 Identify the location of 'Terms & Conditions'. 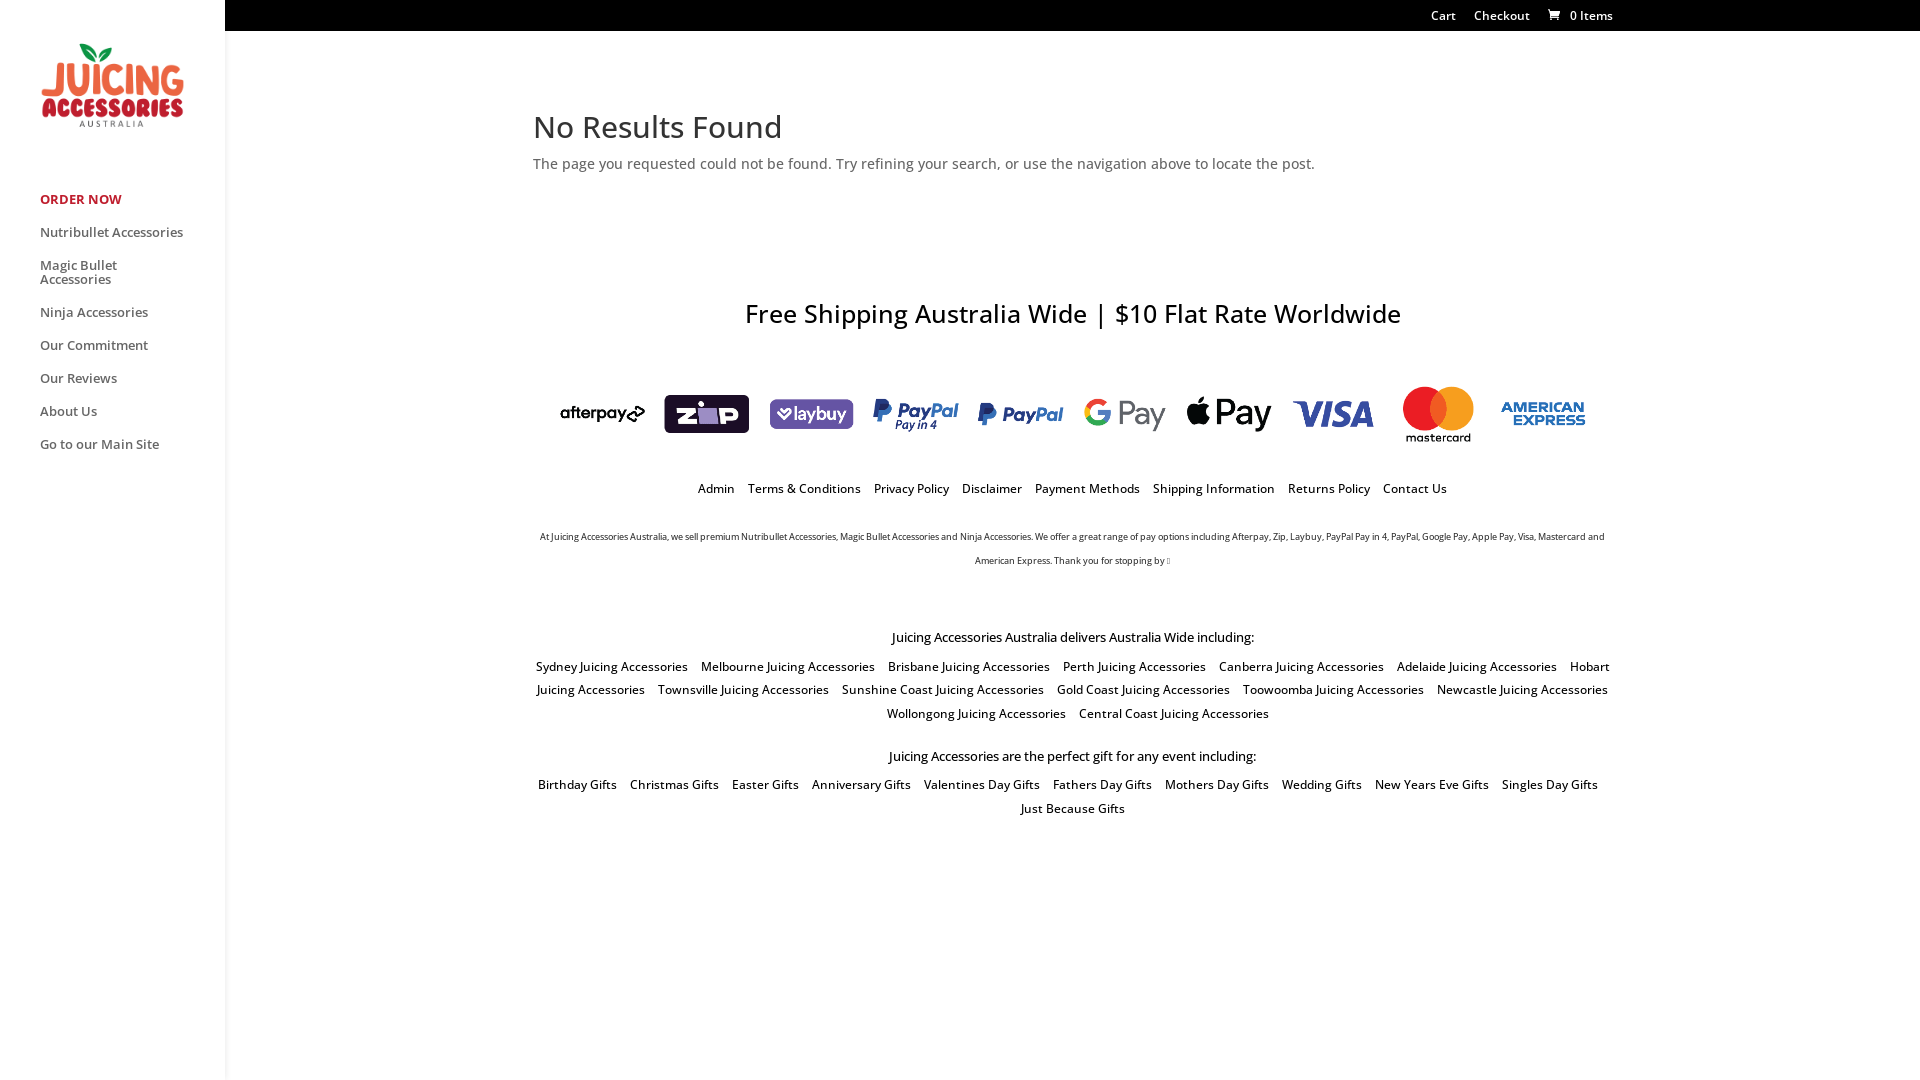
(747, 488).